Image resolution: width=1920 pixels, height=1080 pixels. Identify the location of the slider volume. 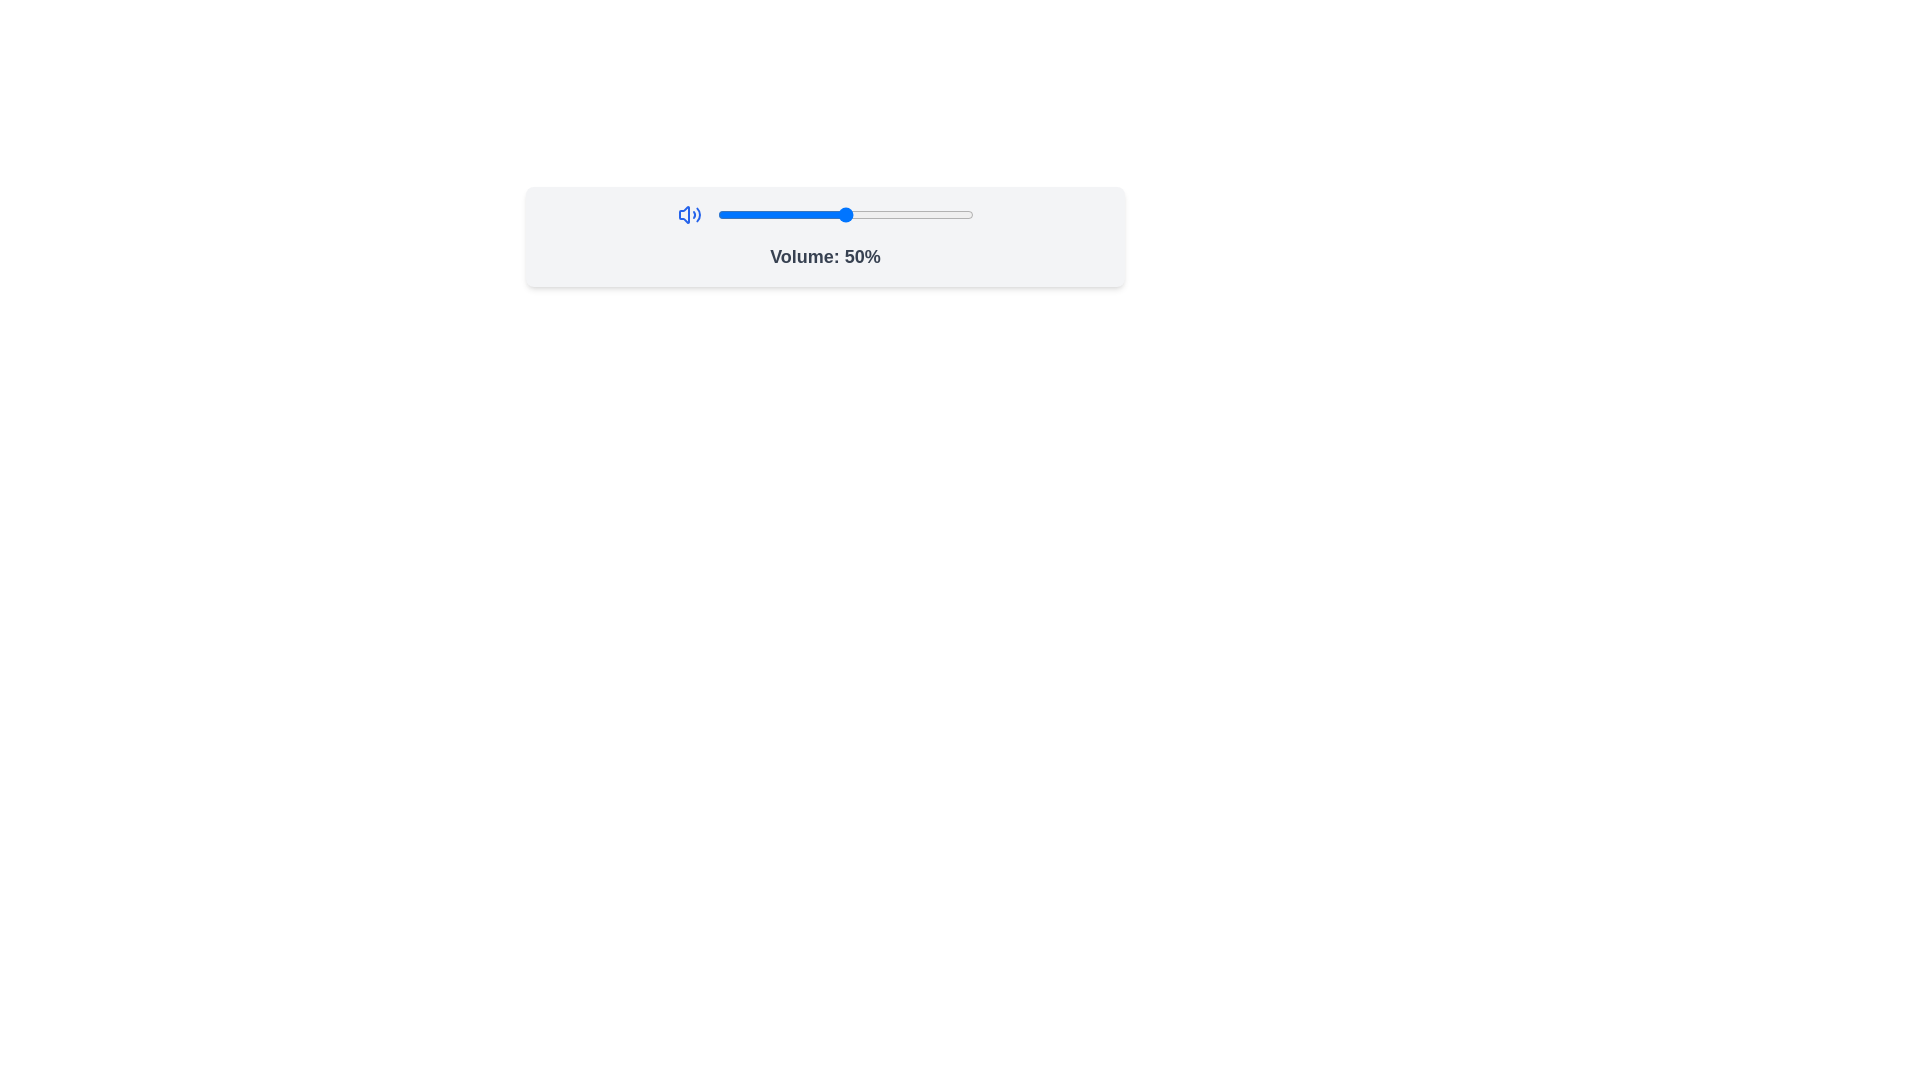
(754, 215).